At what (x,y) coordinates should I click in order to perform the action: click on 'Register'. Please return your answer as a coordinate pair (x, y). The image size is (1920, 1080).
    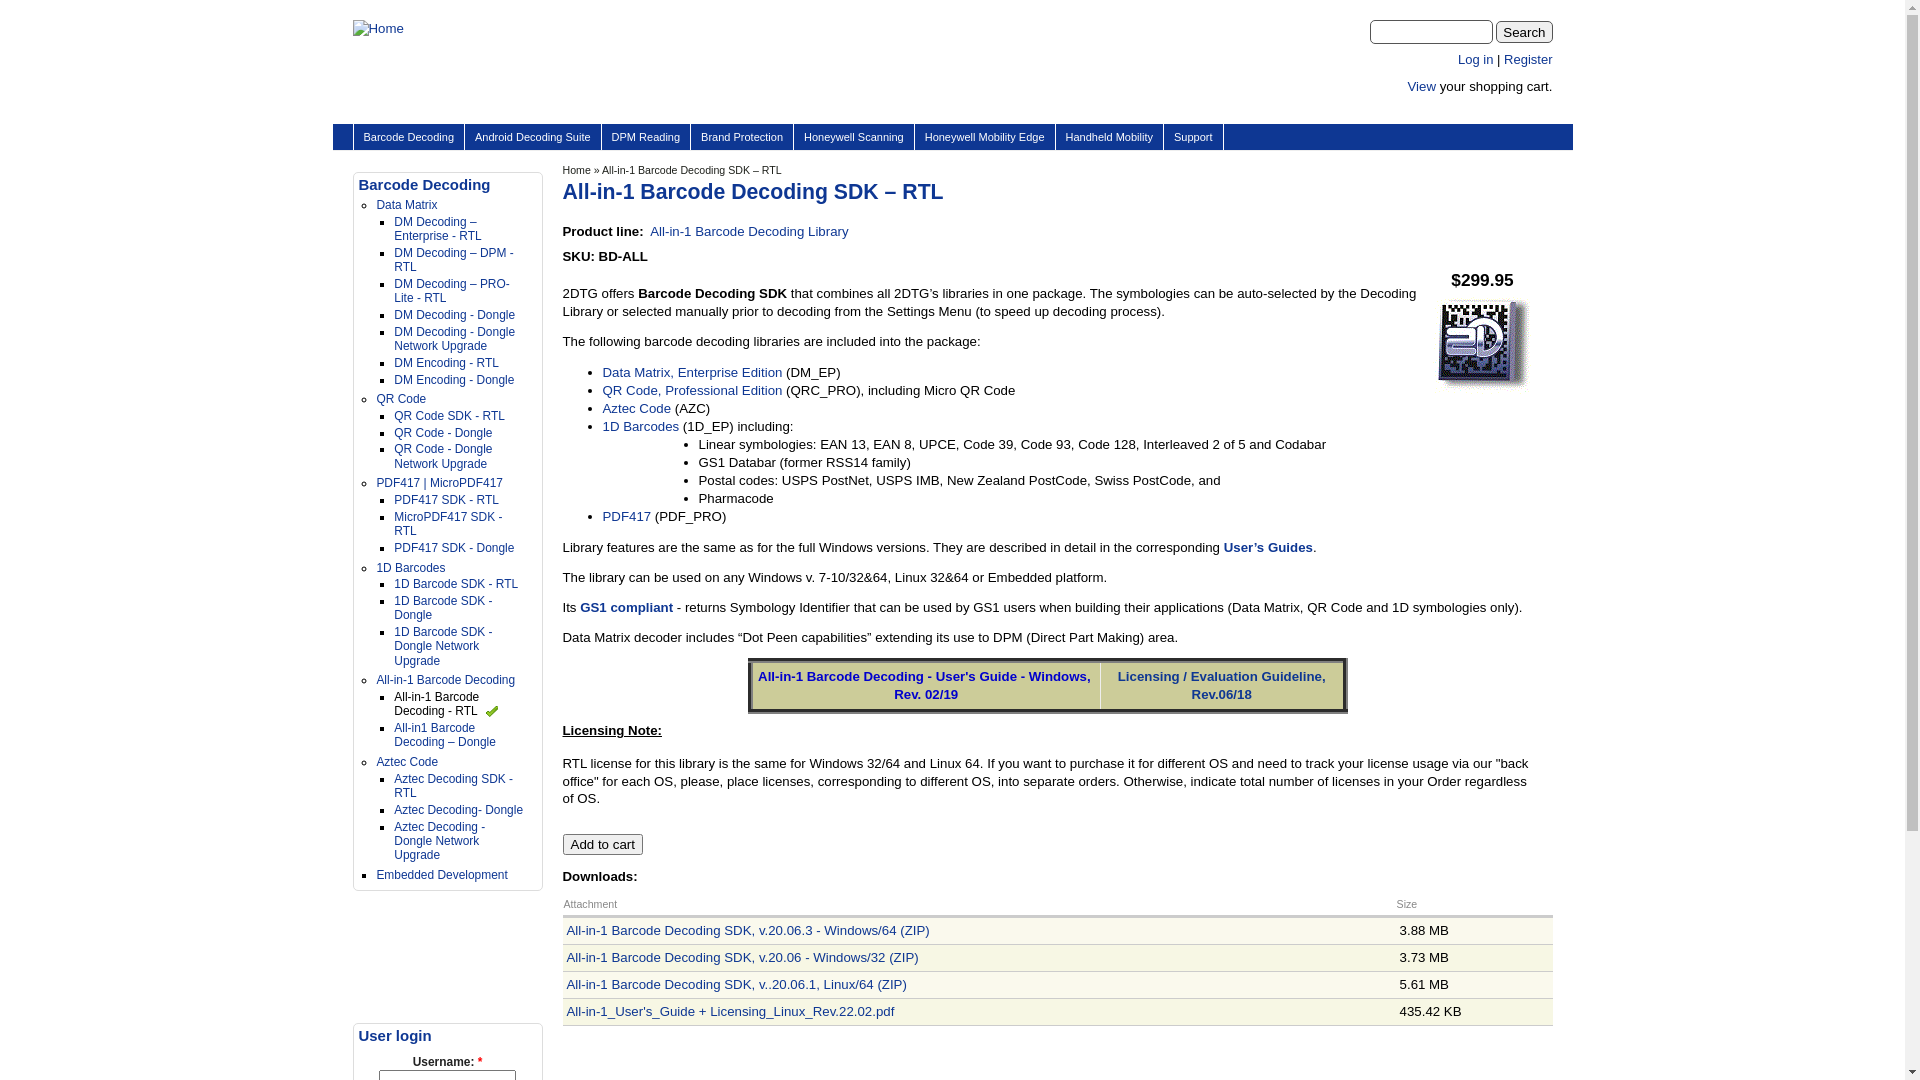
    Looking at the image, I should click on (1526, 58).